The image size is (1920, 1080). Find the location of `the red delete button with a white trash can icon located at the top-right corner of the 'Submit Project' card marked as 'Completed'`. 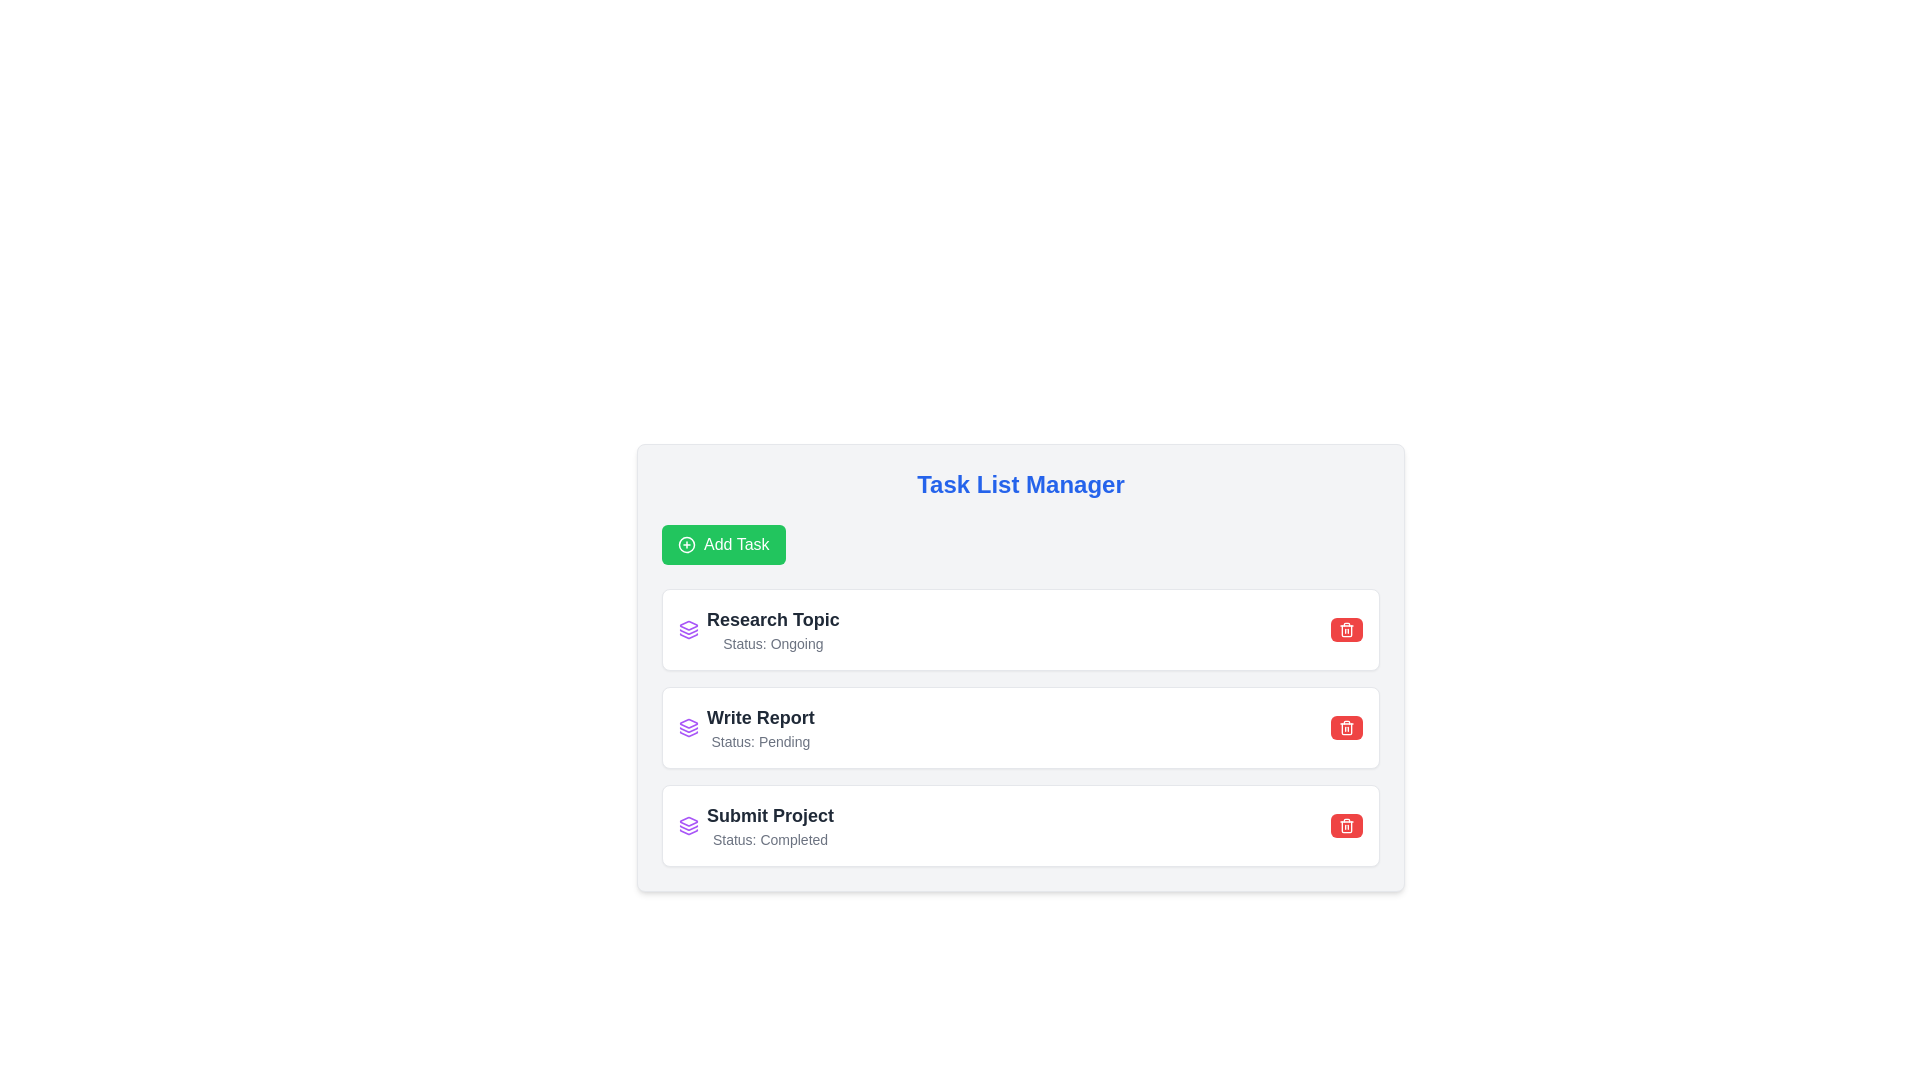

the red delete button with a white trash can icon located at the top-right corner of the 'Submit Project' card marked as 'Completed' is located at coordinates (1347, 825).